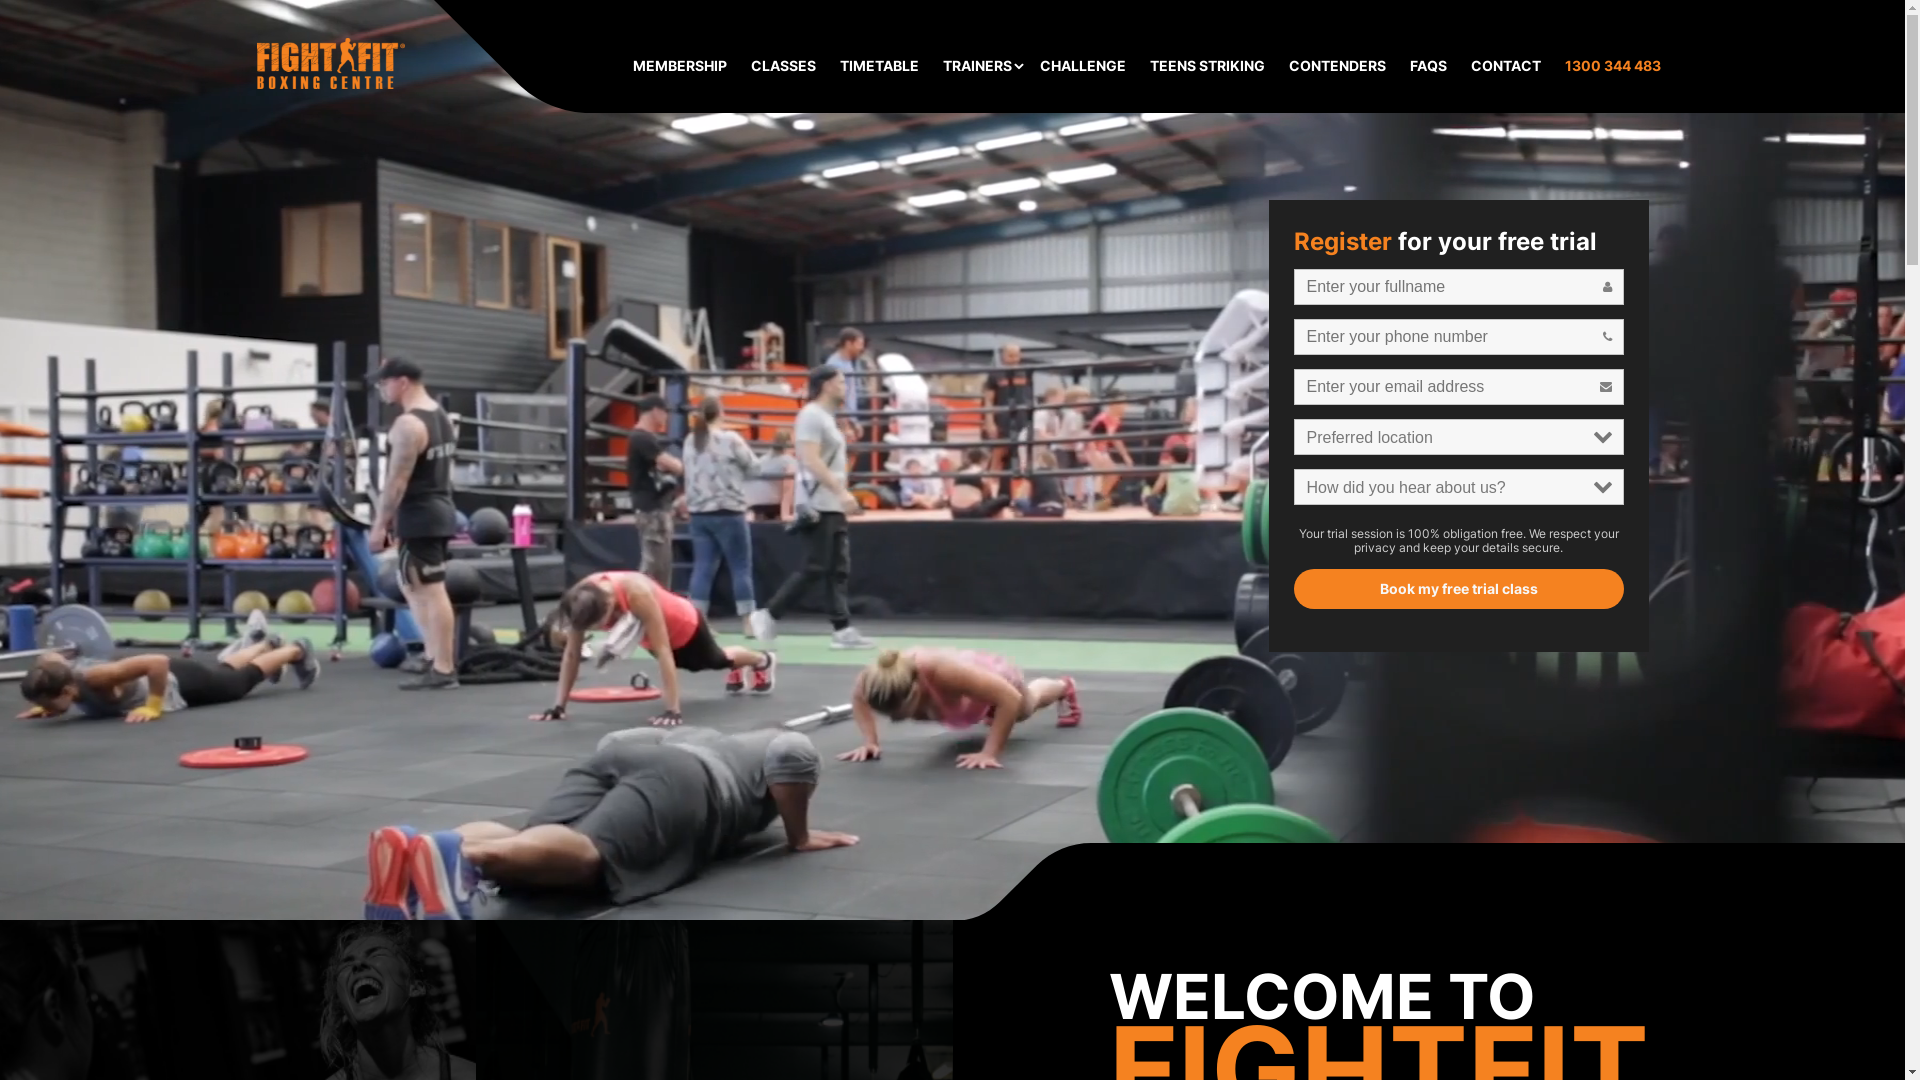 Image resolution: width=1920 pixels, height=1080 pixels. What do you see at coordinates (631, 64) in the screenshot?
I see `'MEMBERSHIP'` at bounding box center [631, 64].